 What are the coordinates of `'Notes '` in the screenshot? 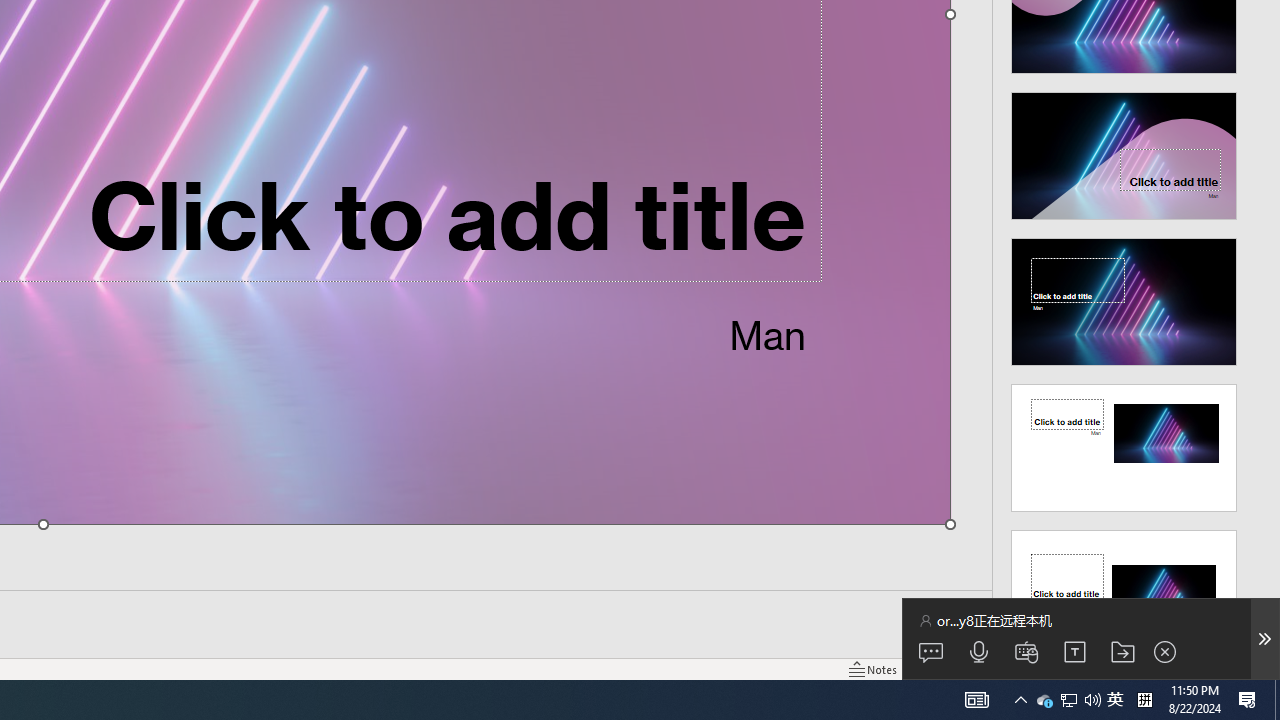 It's located at (874, 669).